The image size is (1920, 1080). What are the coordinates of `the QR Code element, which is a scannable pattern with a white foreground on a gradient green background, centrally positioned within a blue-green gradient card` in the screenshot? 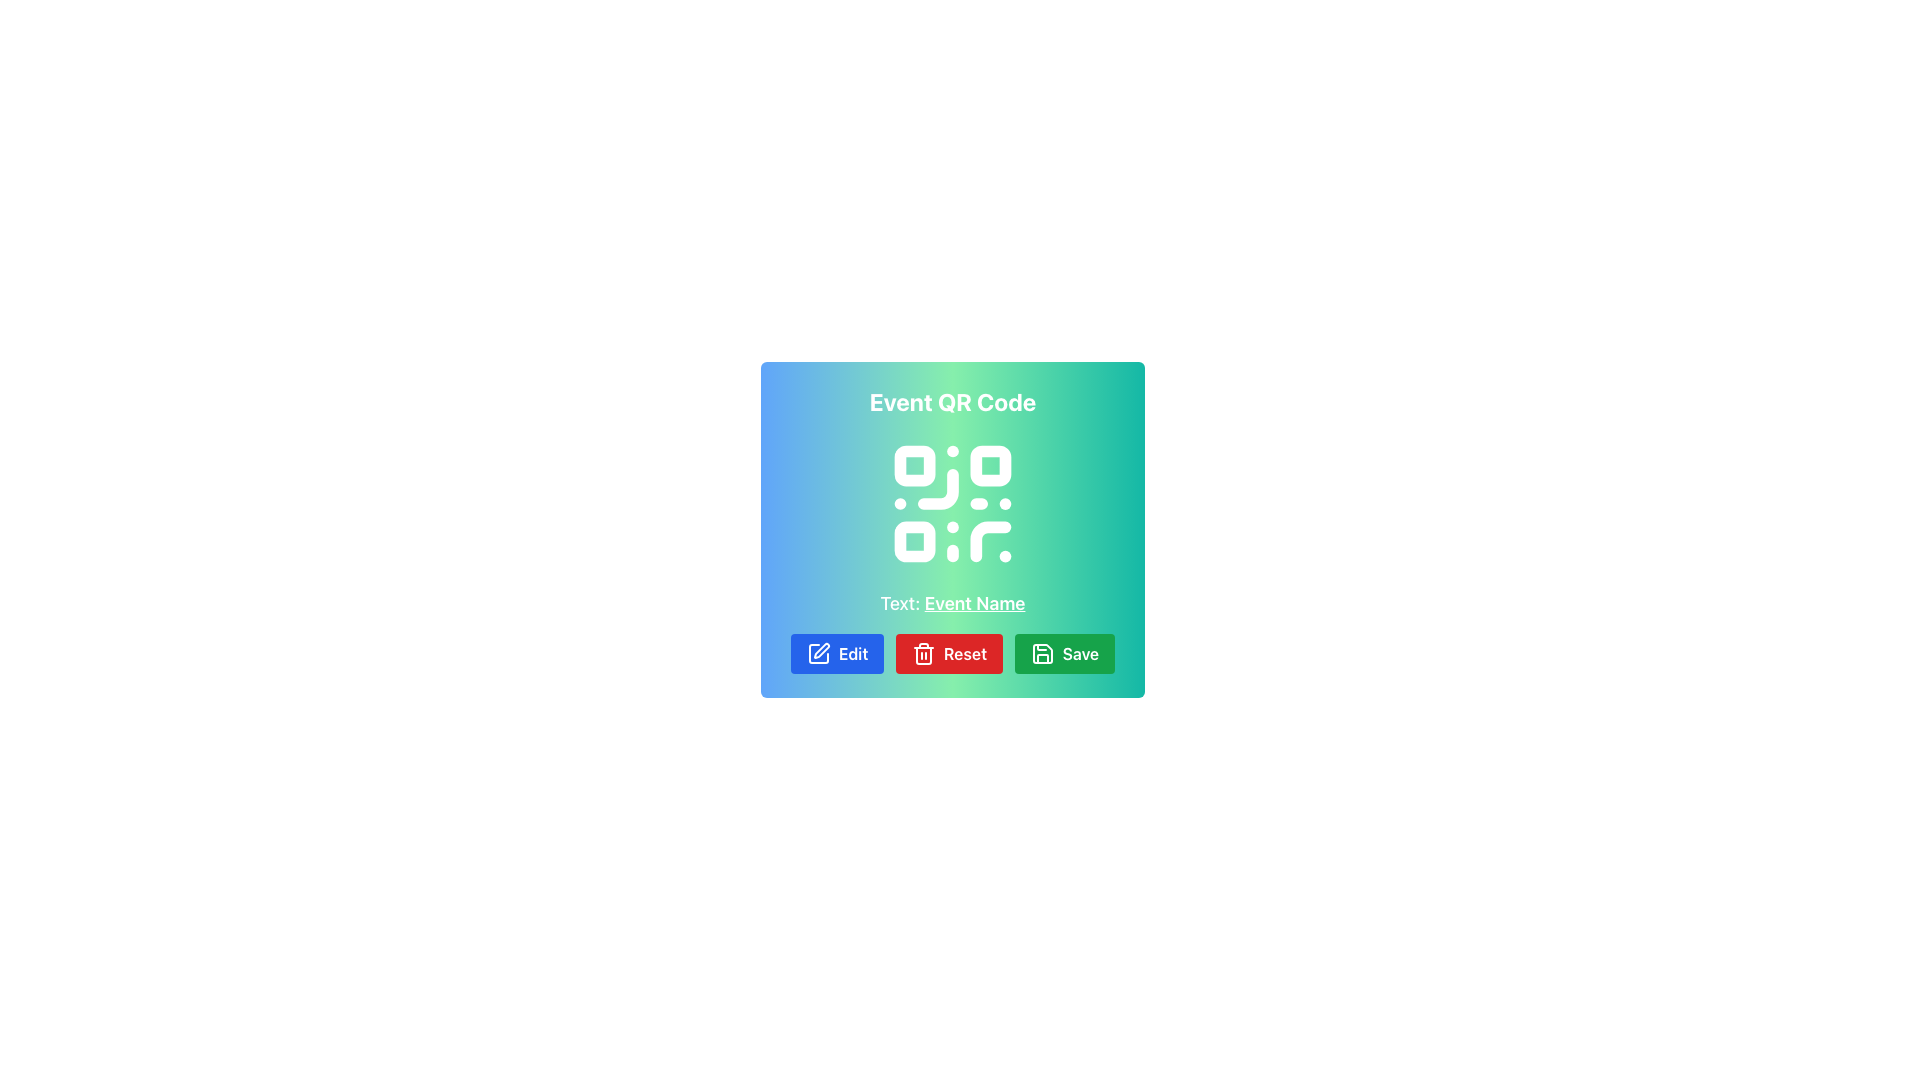 It's located at (952, 503).